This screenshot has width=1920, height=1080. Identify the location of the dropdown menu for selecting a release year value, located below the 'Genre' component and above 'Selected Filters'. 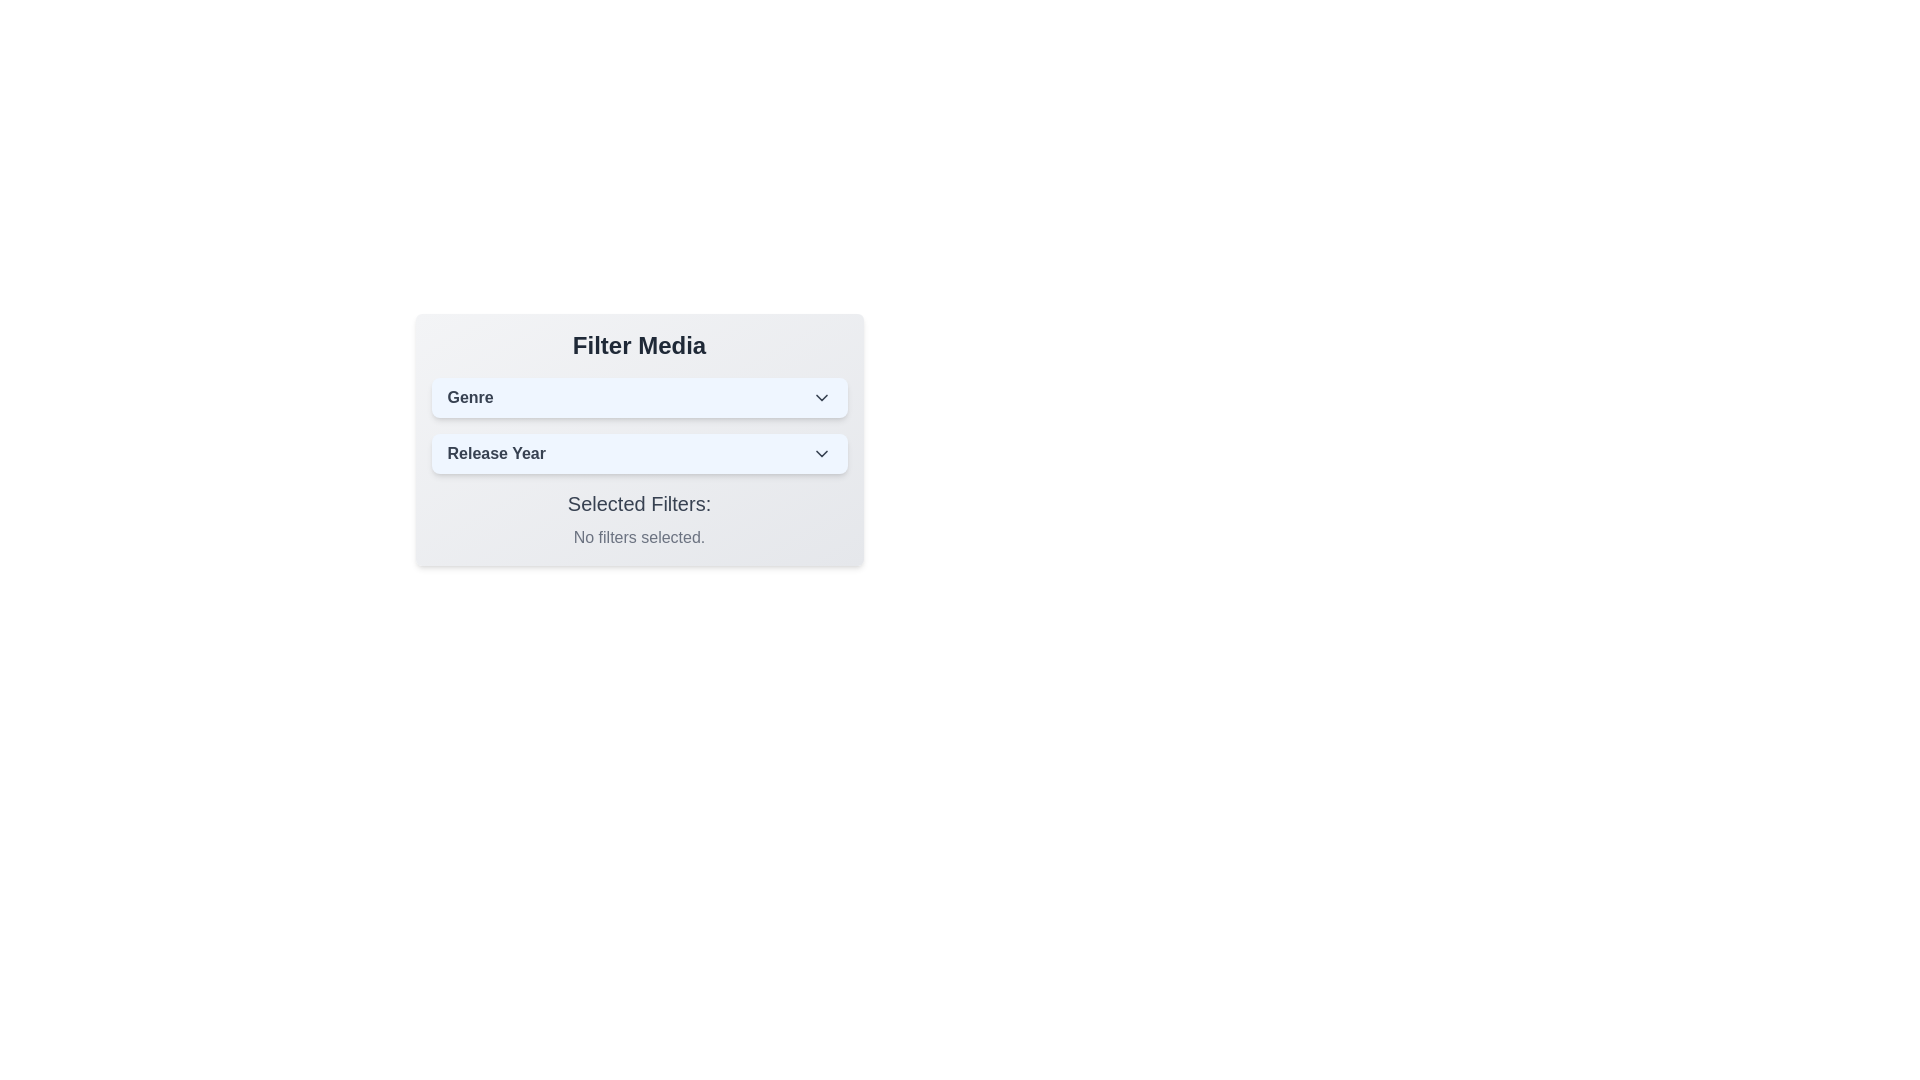
(638, 454).